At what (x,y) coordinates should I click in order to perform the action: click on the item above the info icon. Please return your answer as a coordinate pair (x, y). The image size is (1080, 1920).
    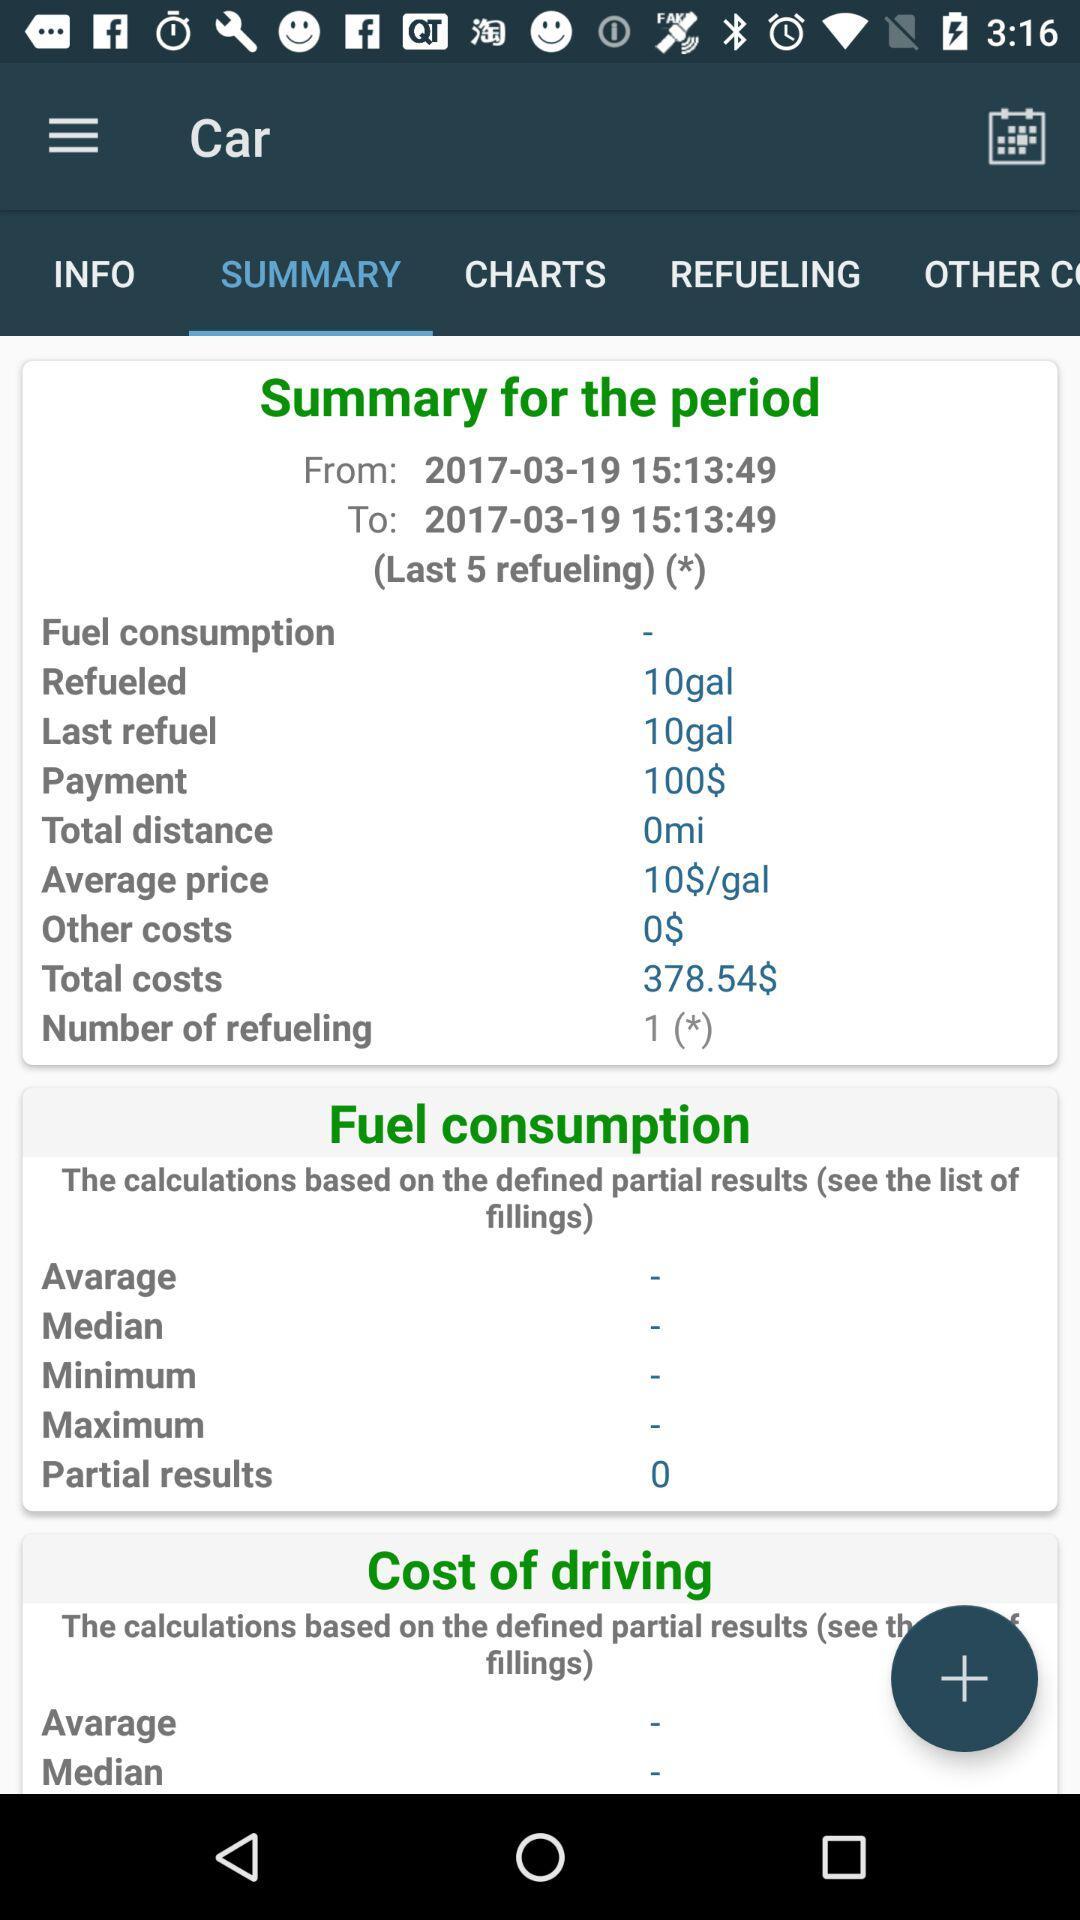
    Looking at the image, I should click on (72, 135).